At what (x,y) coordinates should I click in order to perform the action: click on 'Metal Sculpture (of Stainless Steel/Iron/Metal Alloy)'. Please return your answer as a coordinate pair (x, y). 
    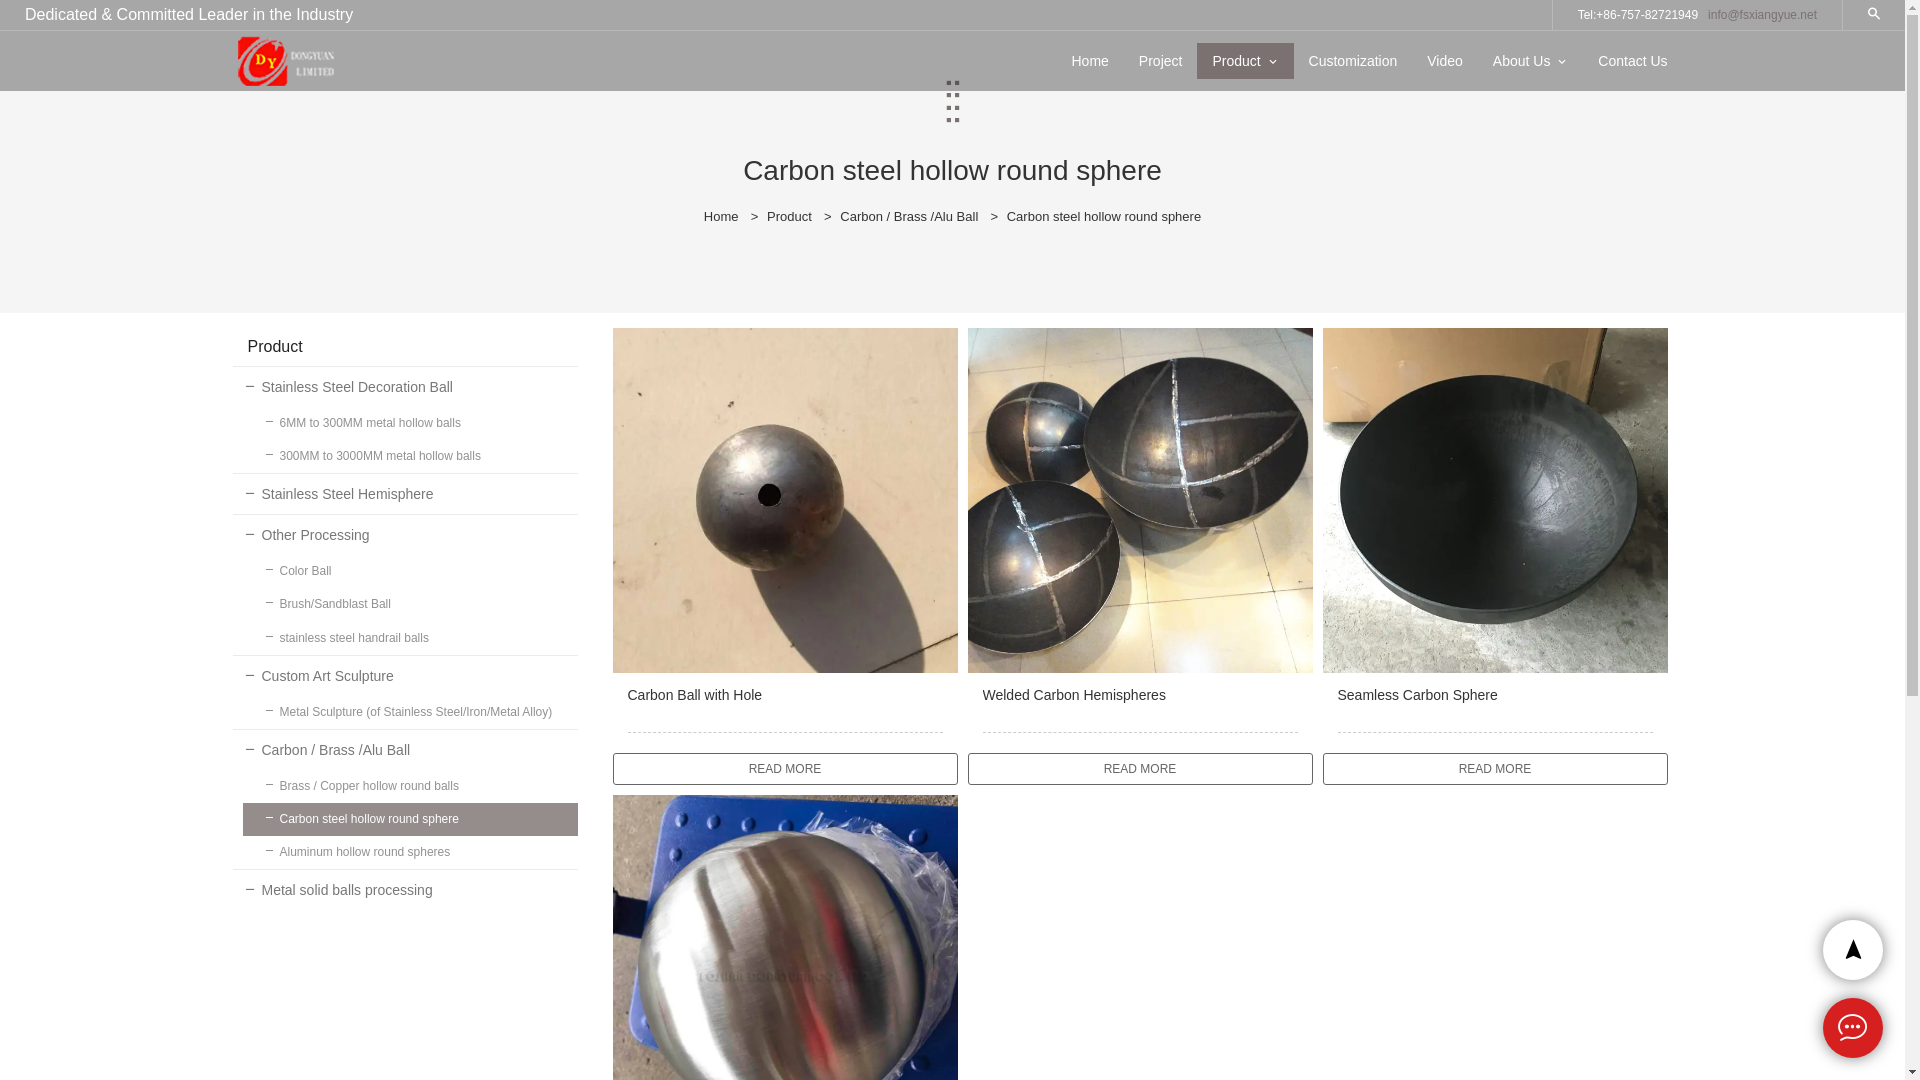
    Looking at the image, I should click on (408, 711).